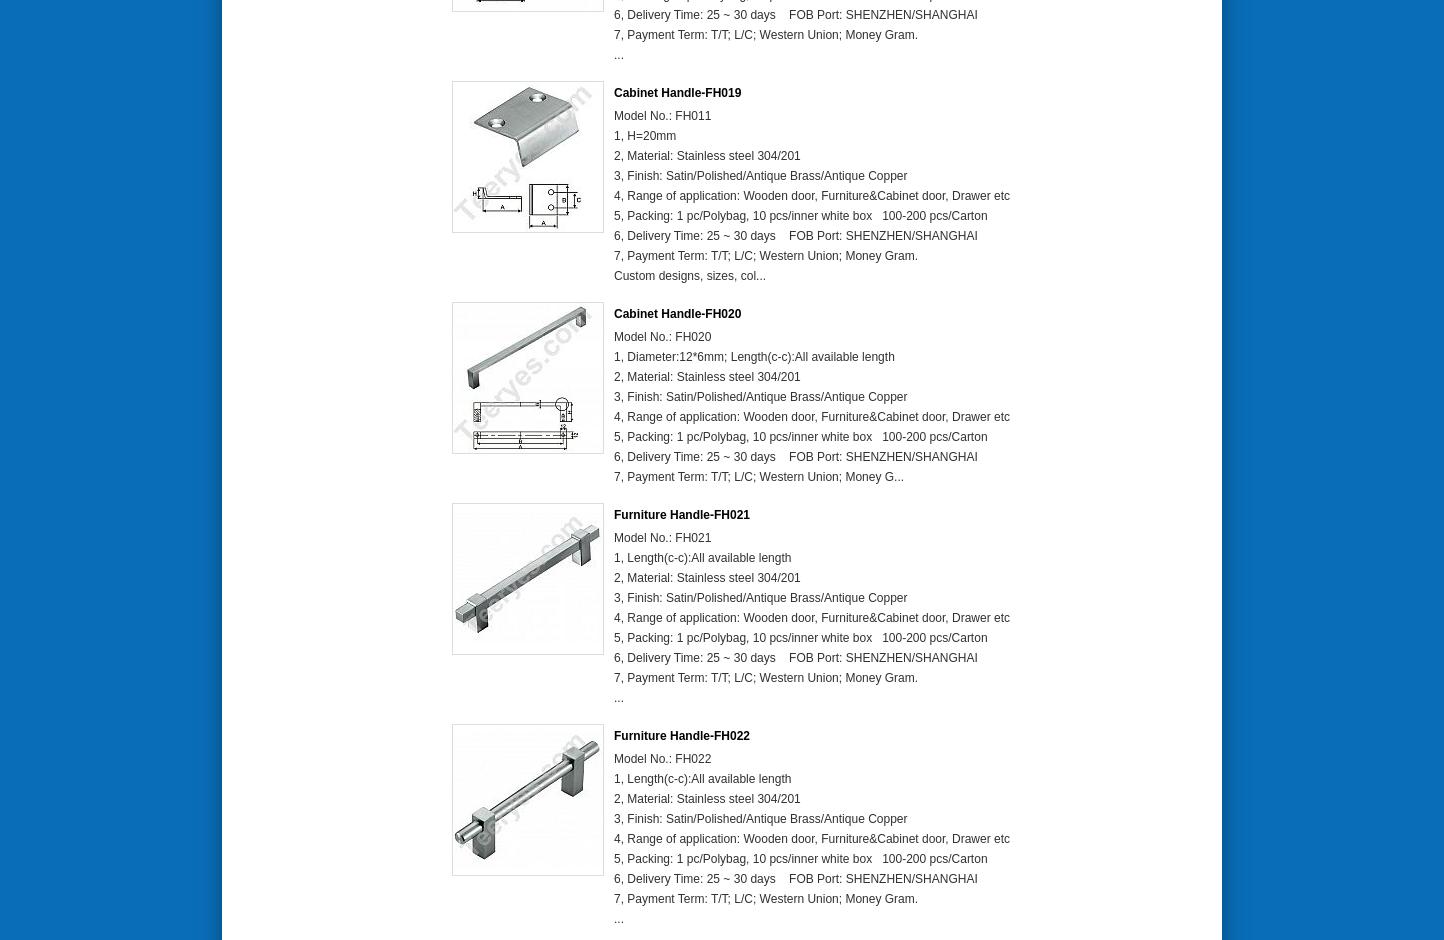 The width and height of the screenshot is (1444, 940). What do you see at coordinates (662, 536) in the screenshot?
I see `'Model No.: FH021'` at bounding box center [662, 536].